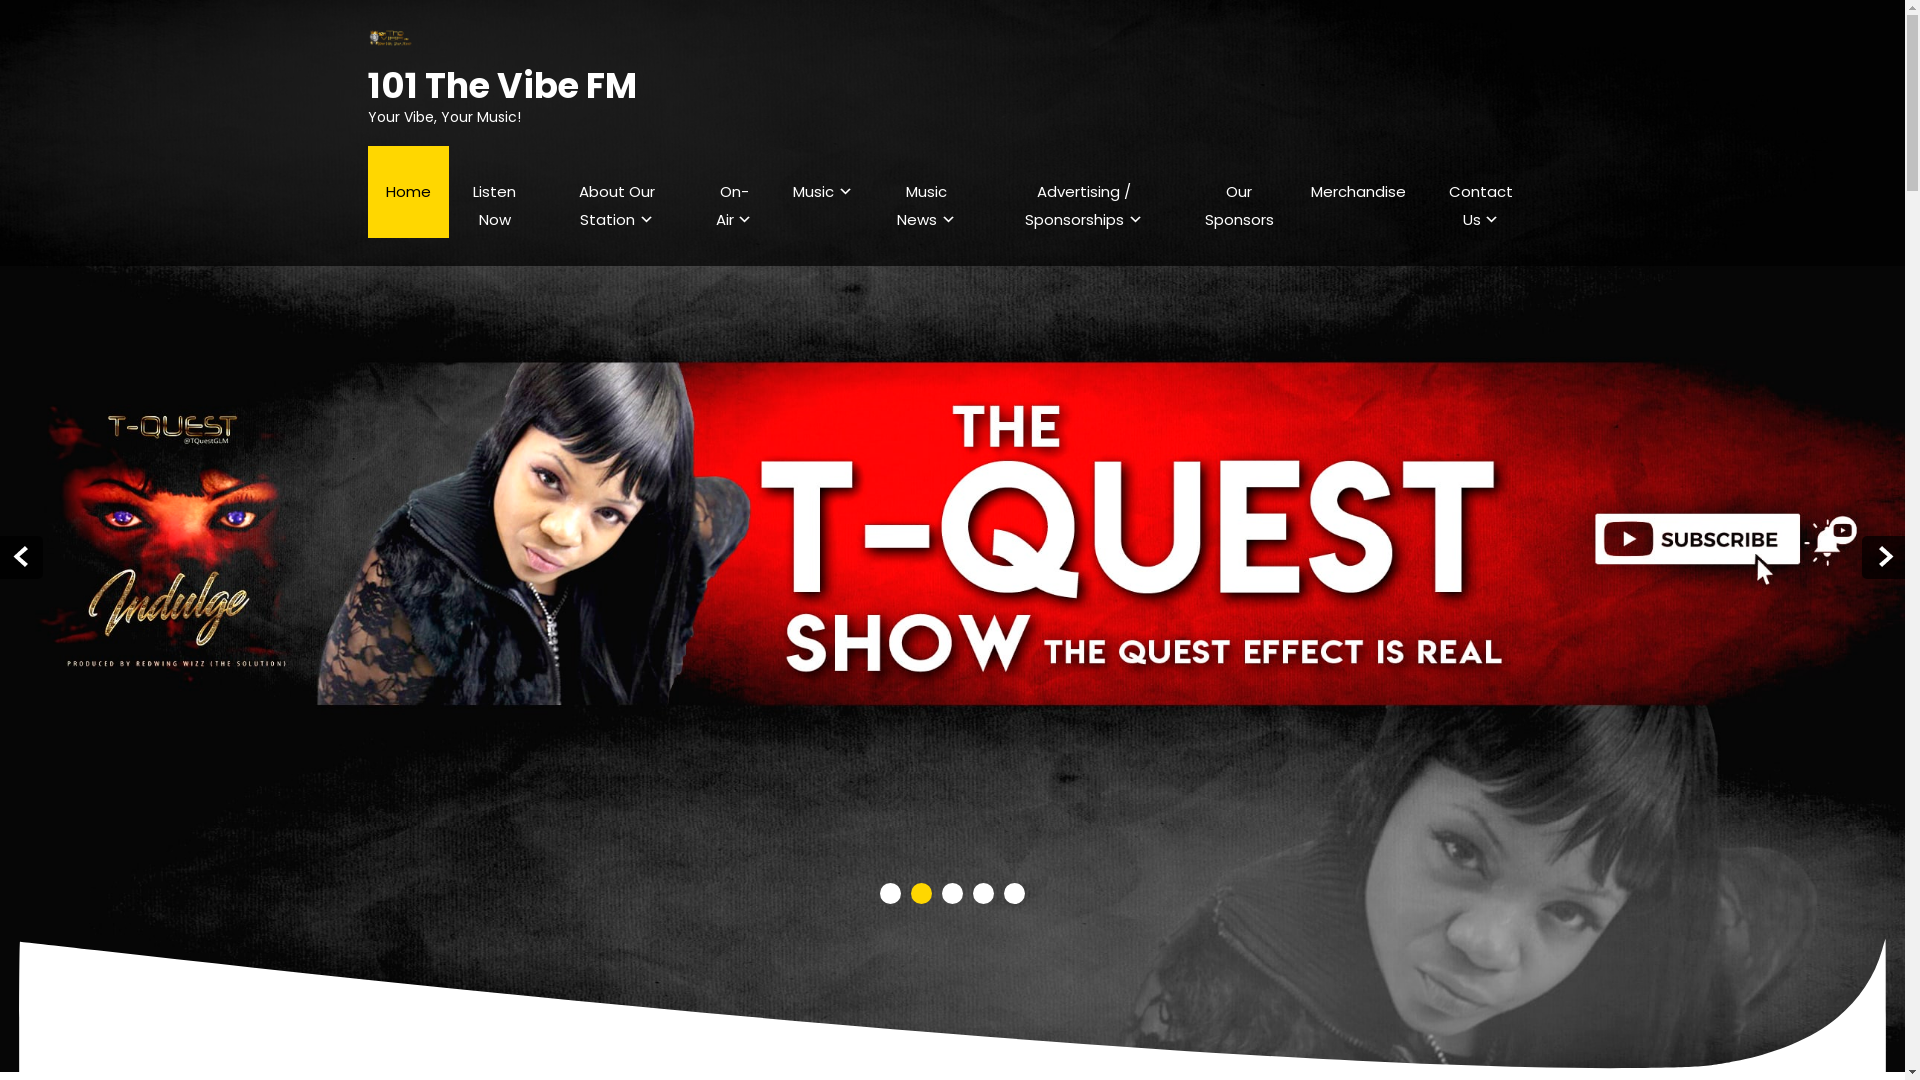 The image size is (1920, 1080). I want to click on 'Music News', so click(925, 205).